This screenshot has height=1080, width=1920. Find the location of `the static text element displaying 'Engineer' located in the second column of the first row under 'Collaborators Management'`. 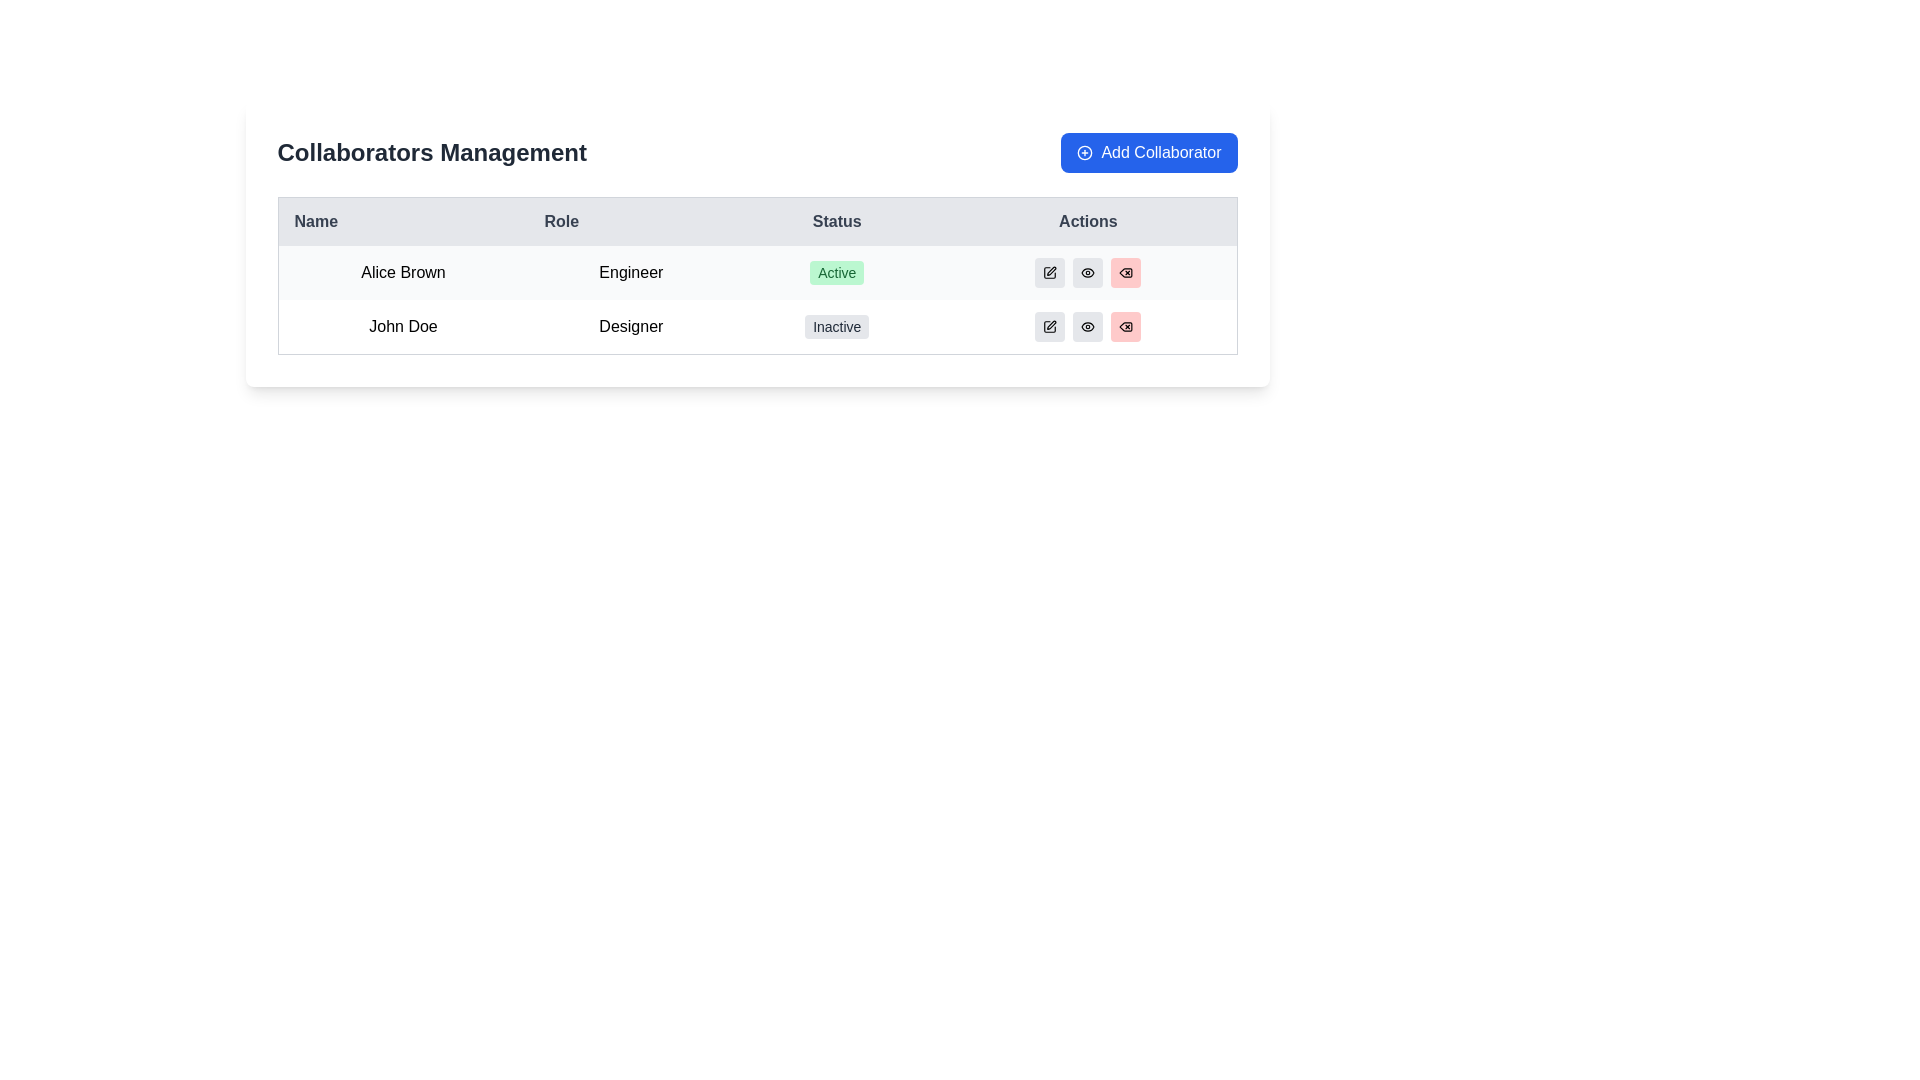

the static text element displaying 'Engineer' located in the second column of the first row under 'Collaborators Management' is located at coordinates (630, 273).